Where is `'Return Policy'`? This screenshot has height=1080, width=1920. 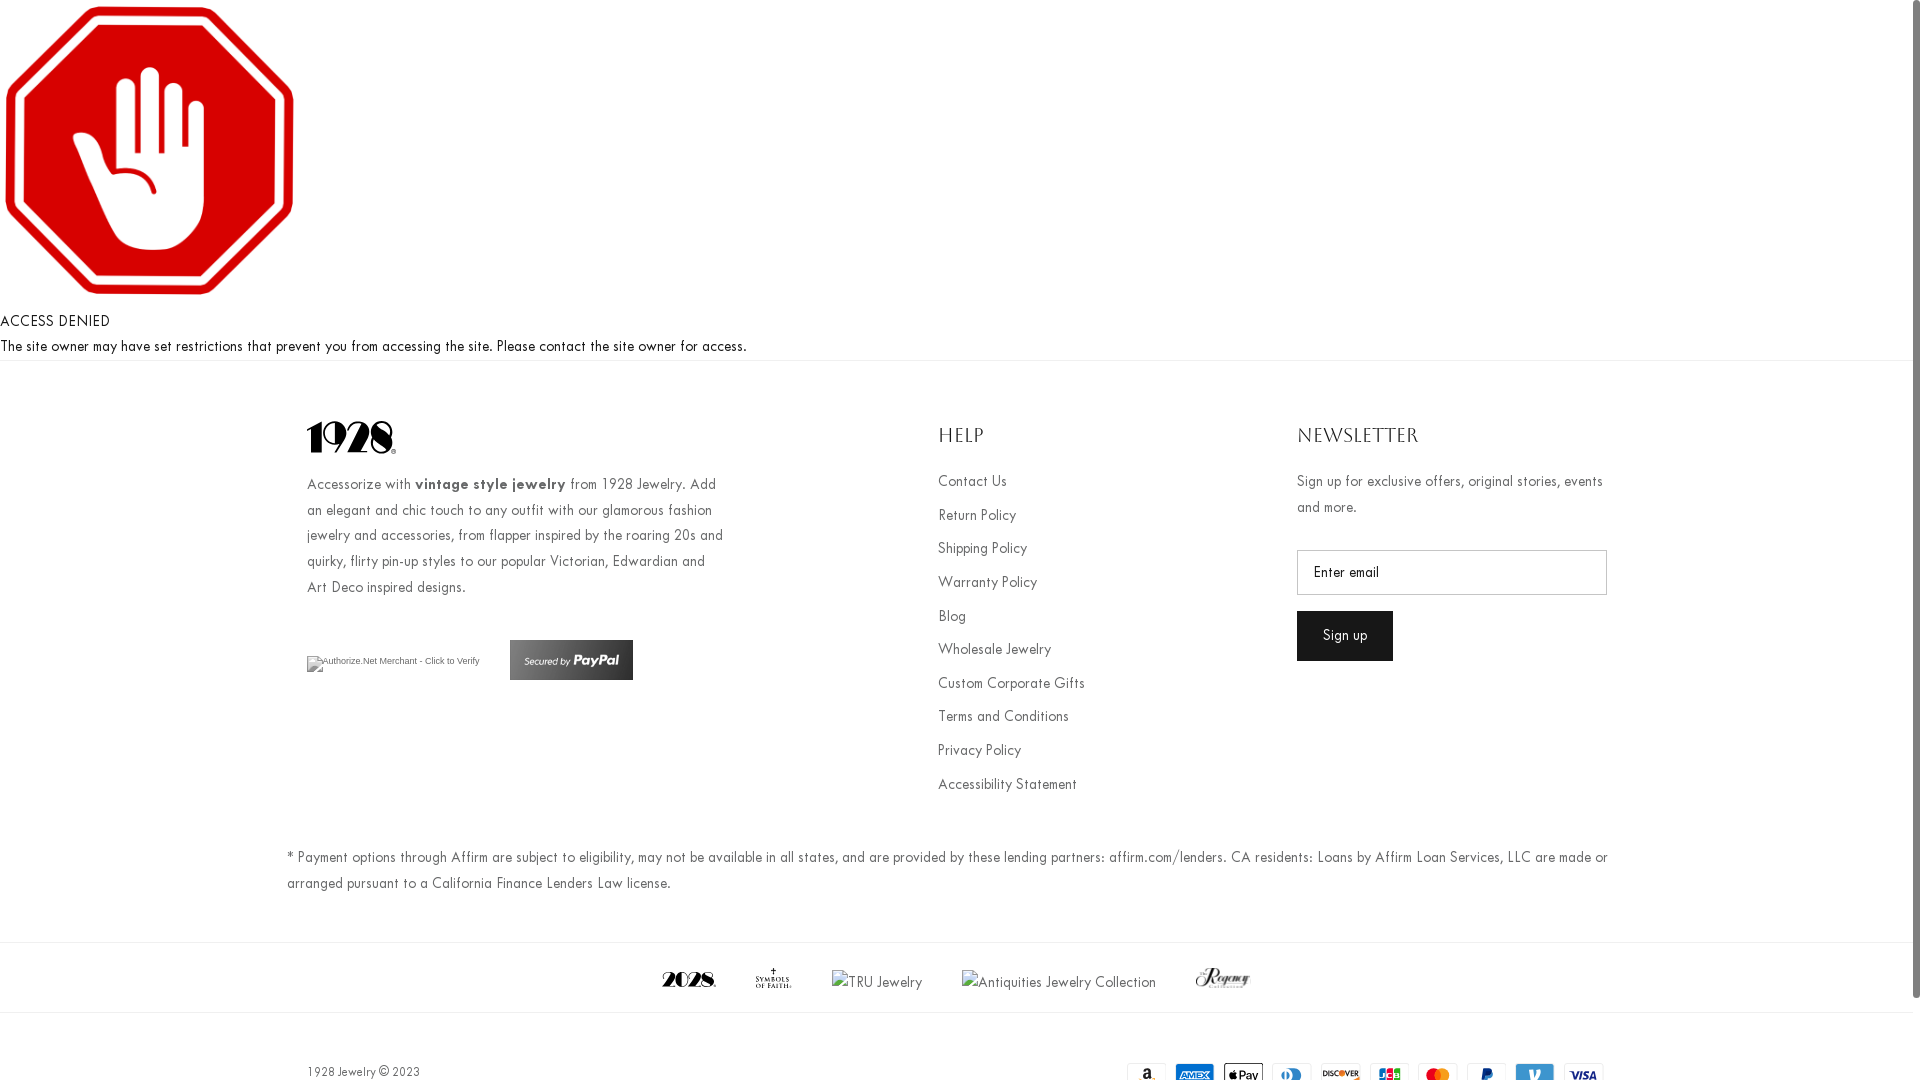 'Return Policy' is located at coordinates (977, 514).